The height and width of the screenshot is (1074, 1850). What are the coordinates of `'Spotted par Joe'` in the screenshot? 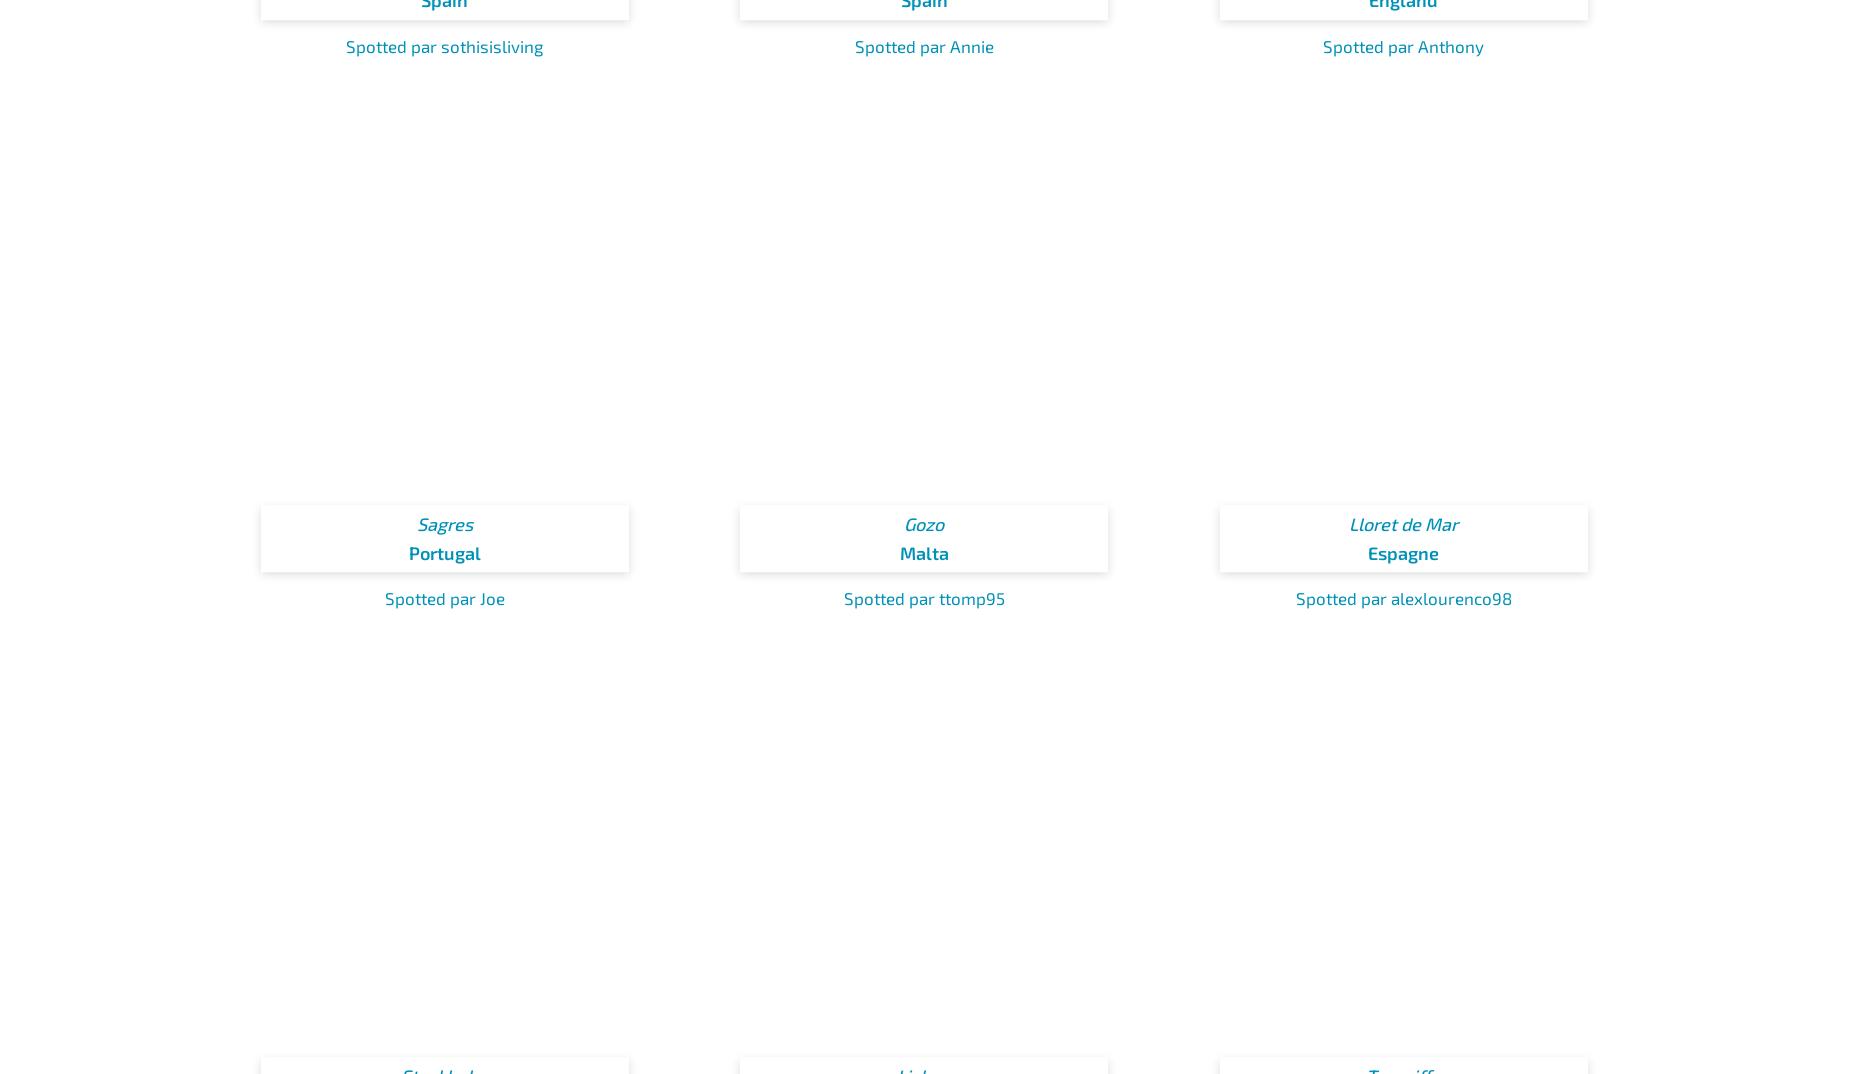 It's located at (443, 598).